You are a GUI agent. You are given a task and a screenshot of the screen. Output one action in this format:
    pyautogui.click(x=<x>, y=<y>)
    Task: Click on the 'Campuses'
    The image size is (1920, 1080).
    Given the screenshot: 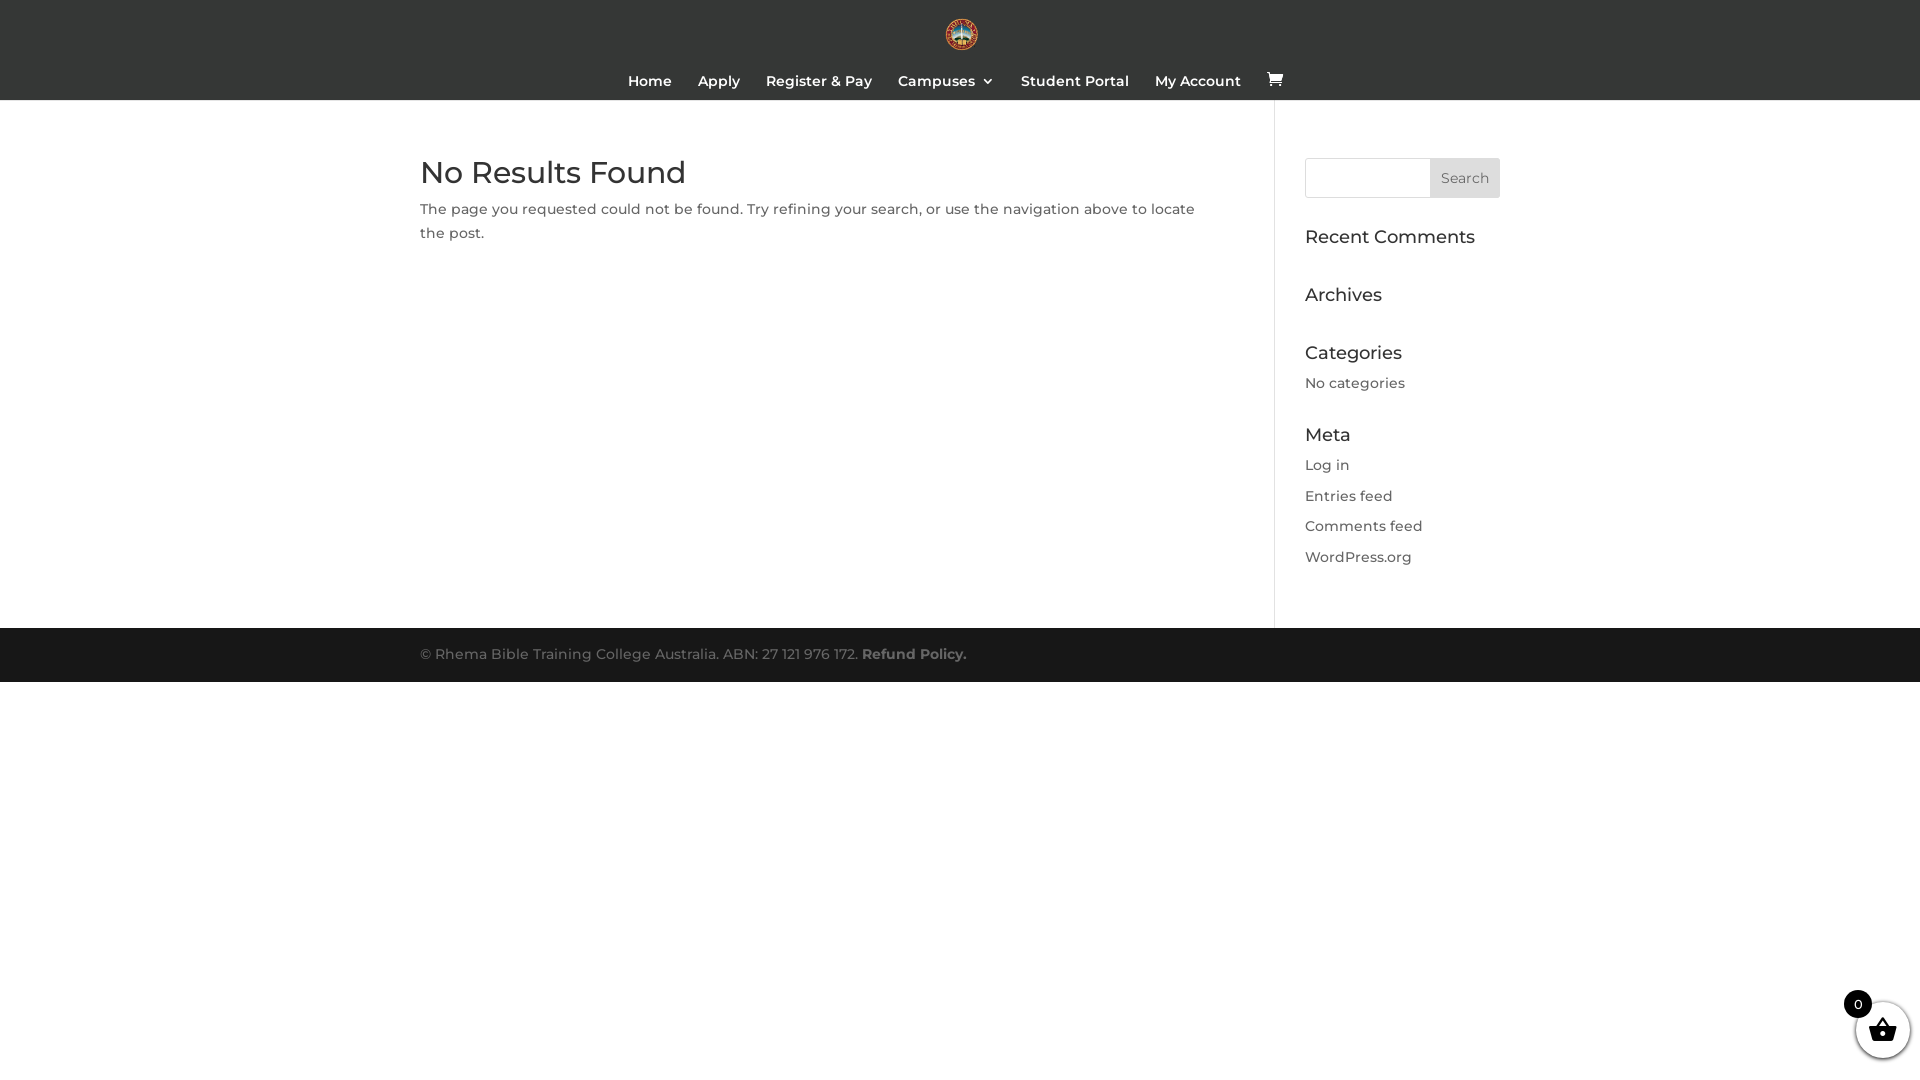 What is the action you would take?
    pyautogui.click(x=896, y=86)
    